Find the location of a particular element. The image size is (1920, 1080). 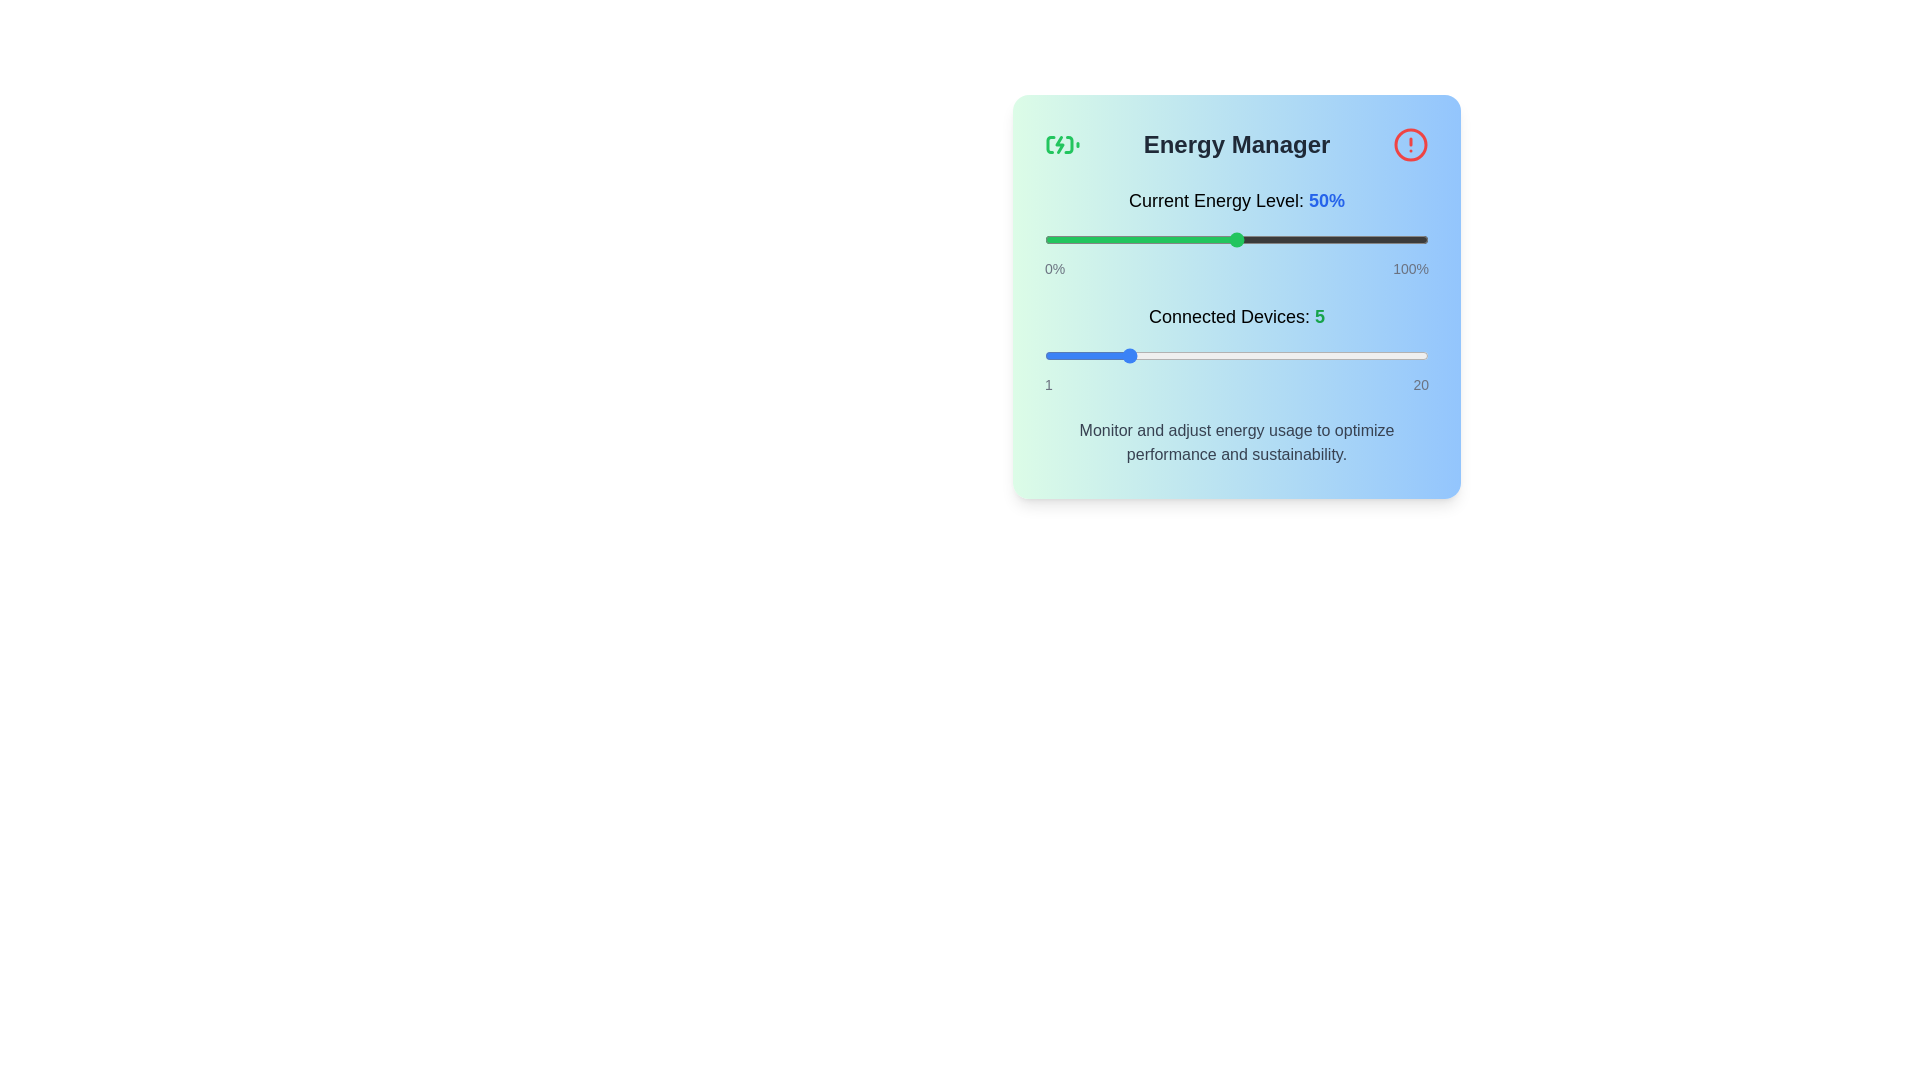

the energy level slider to 4% is located at coordinates (1059, 238).